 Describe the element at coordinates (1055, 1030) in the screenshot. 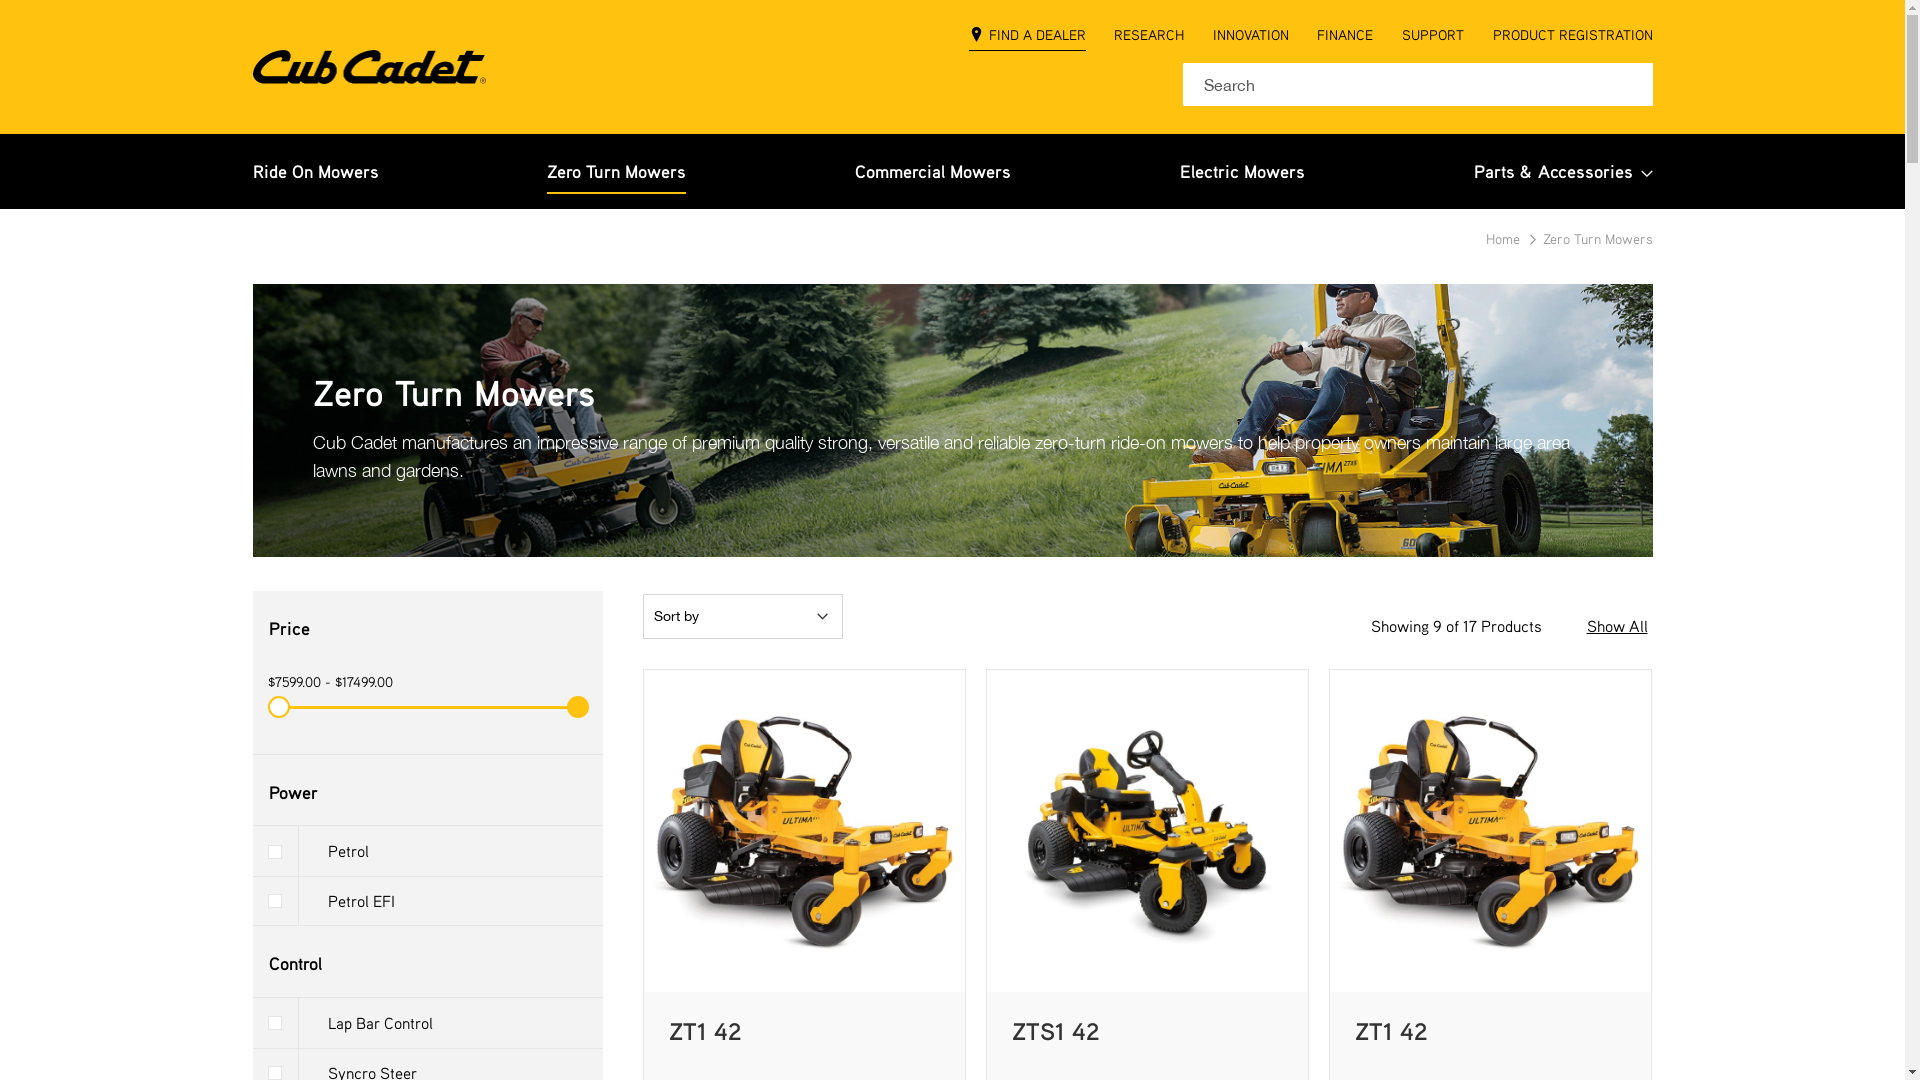

I see `'ZTS1 42'` at that location.